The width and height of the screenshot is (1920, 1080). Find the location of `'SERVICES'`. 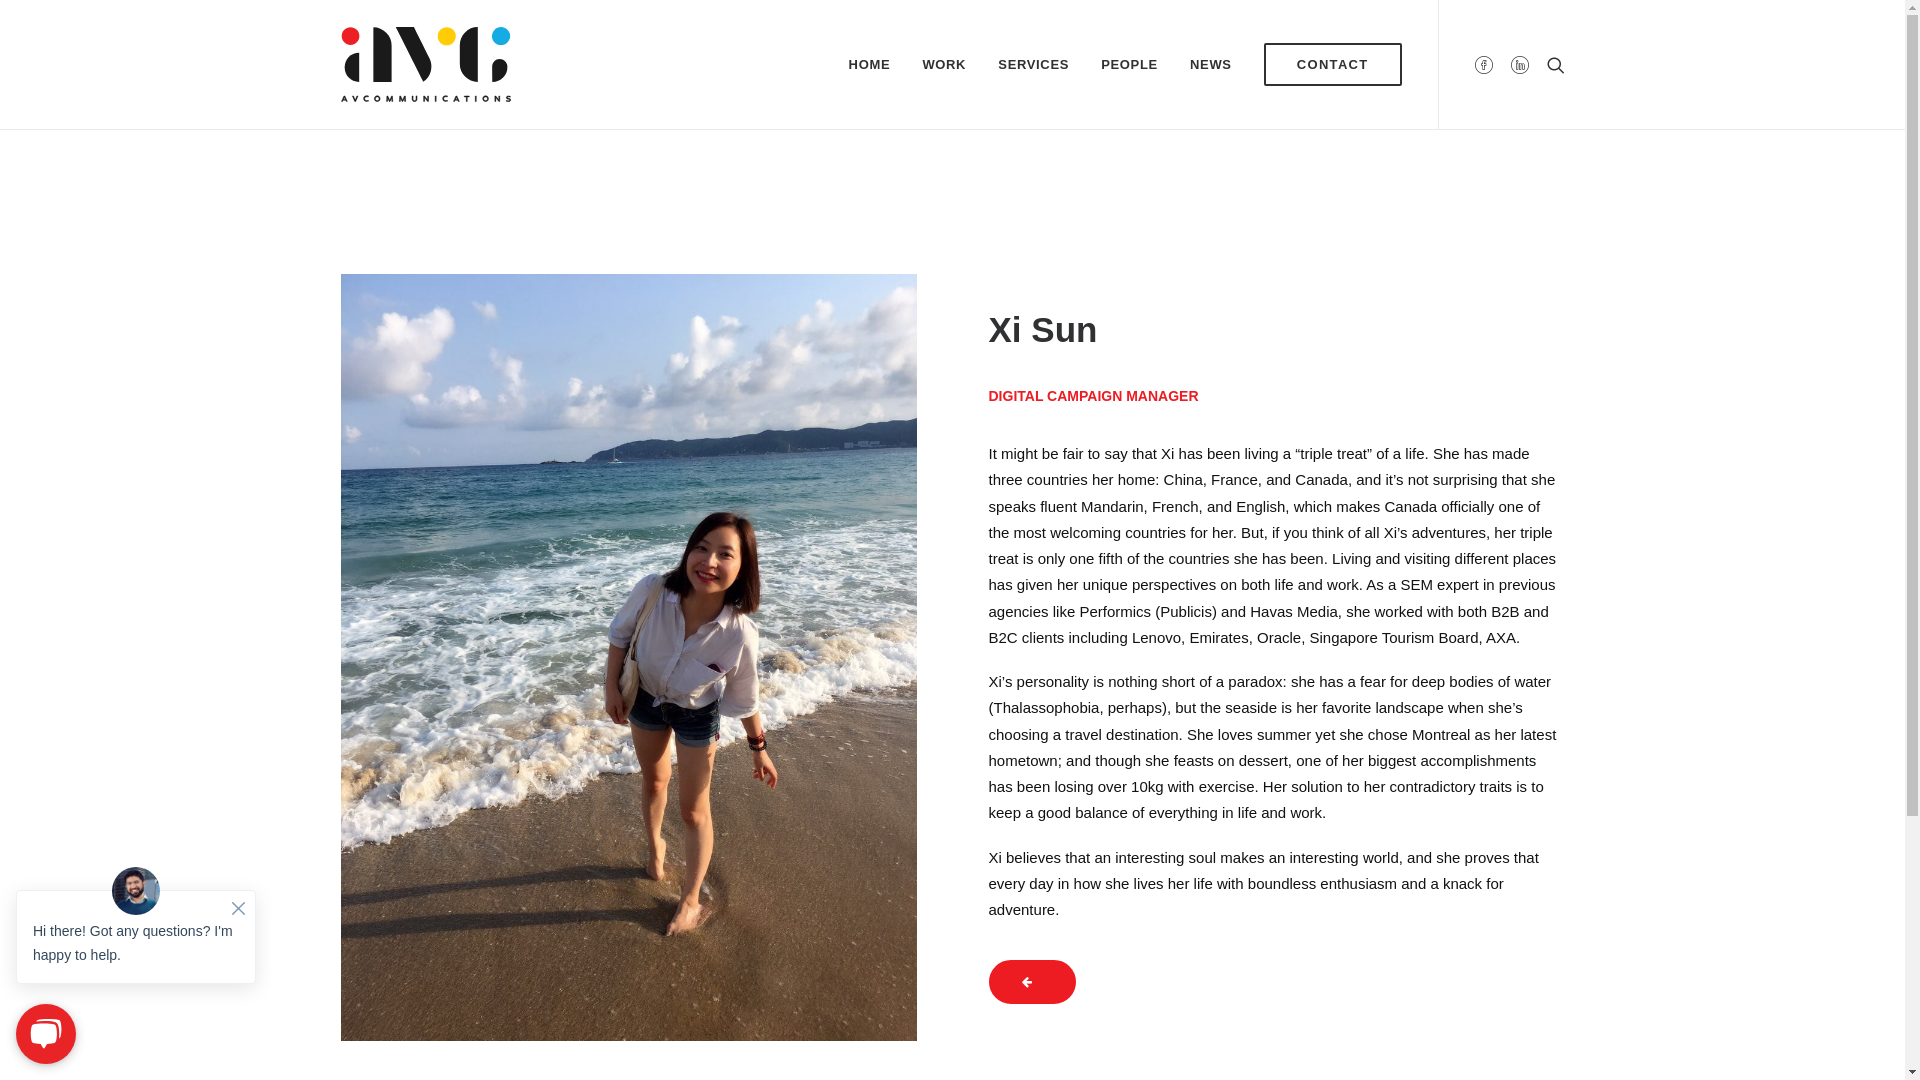

'SERVICES' is located at coordinates (1033, 63).